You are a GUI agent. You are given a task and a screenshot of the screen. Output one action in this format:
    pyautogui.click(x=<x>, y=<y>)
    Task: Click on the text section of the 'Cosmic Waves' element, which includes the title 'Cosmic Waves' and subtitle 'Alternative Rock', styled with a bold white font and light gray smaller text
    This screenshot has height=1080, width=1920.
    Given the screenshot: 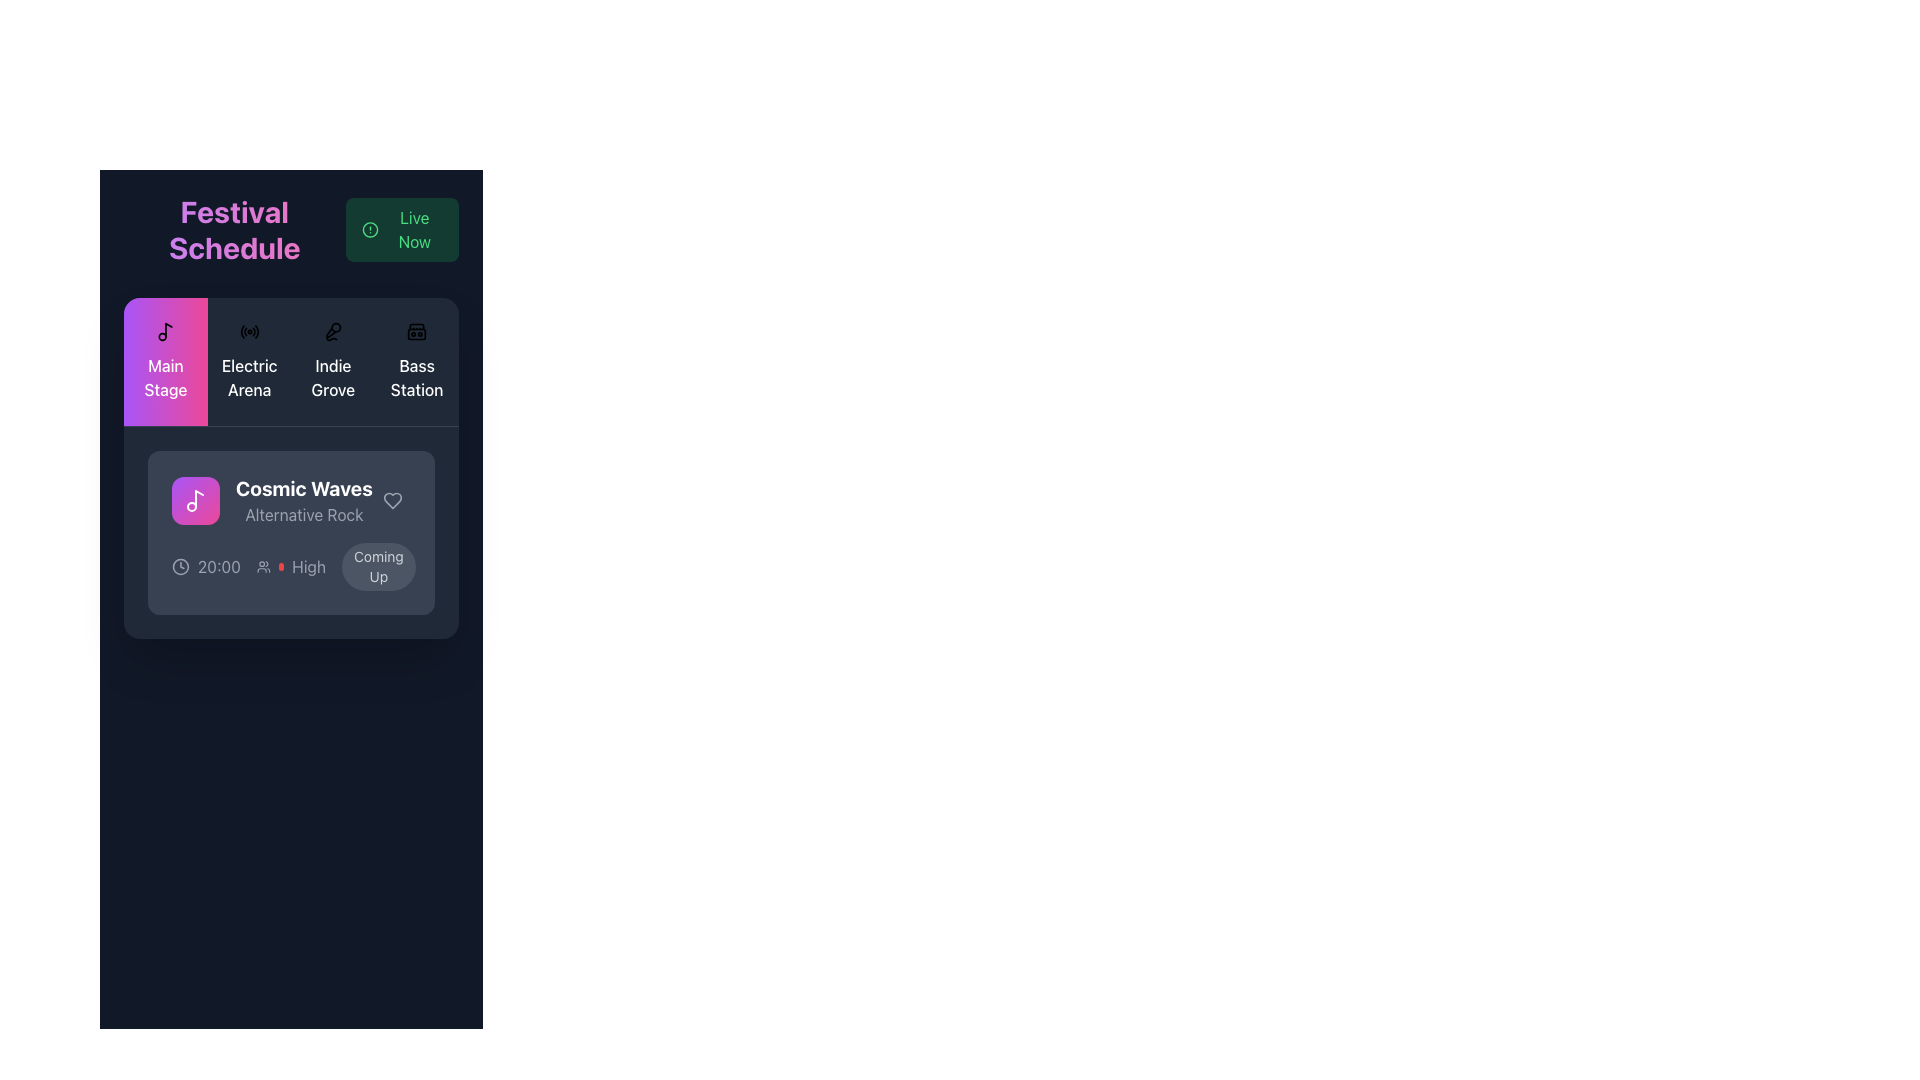 What is the action you would take?
    pyautogui.click(x=271, y=500)
    